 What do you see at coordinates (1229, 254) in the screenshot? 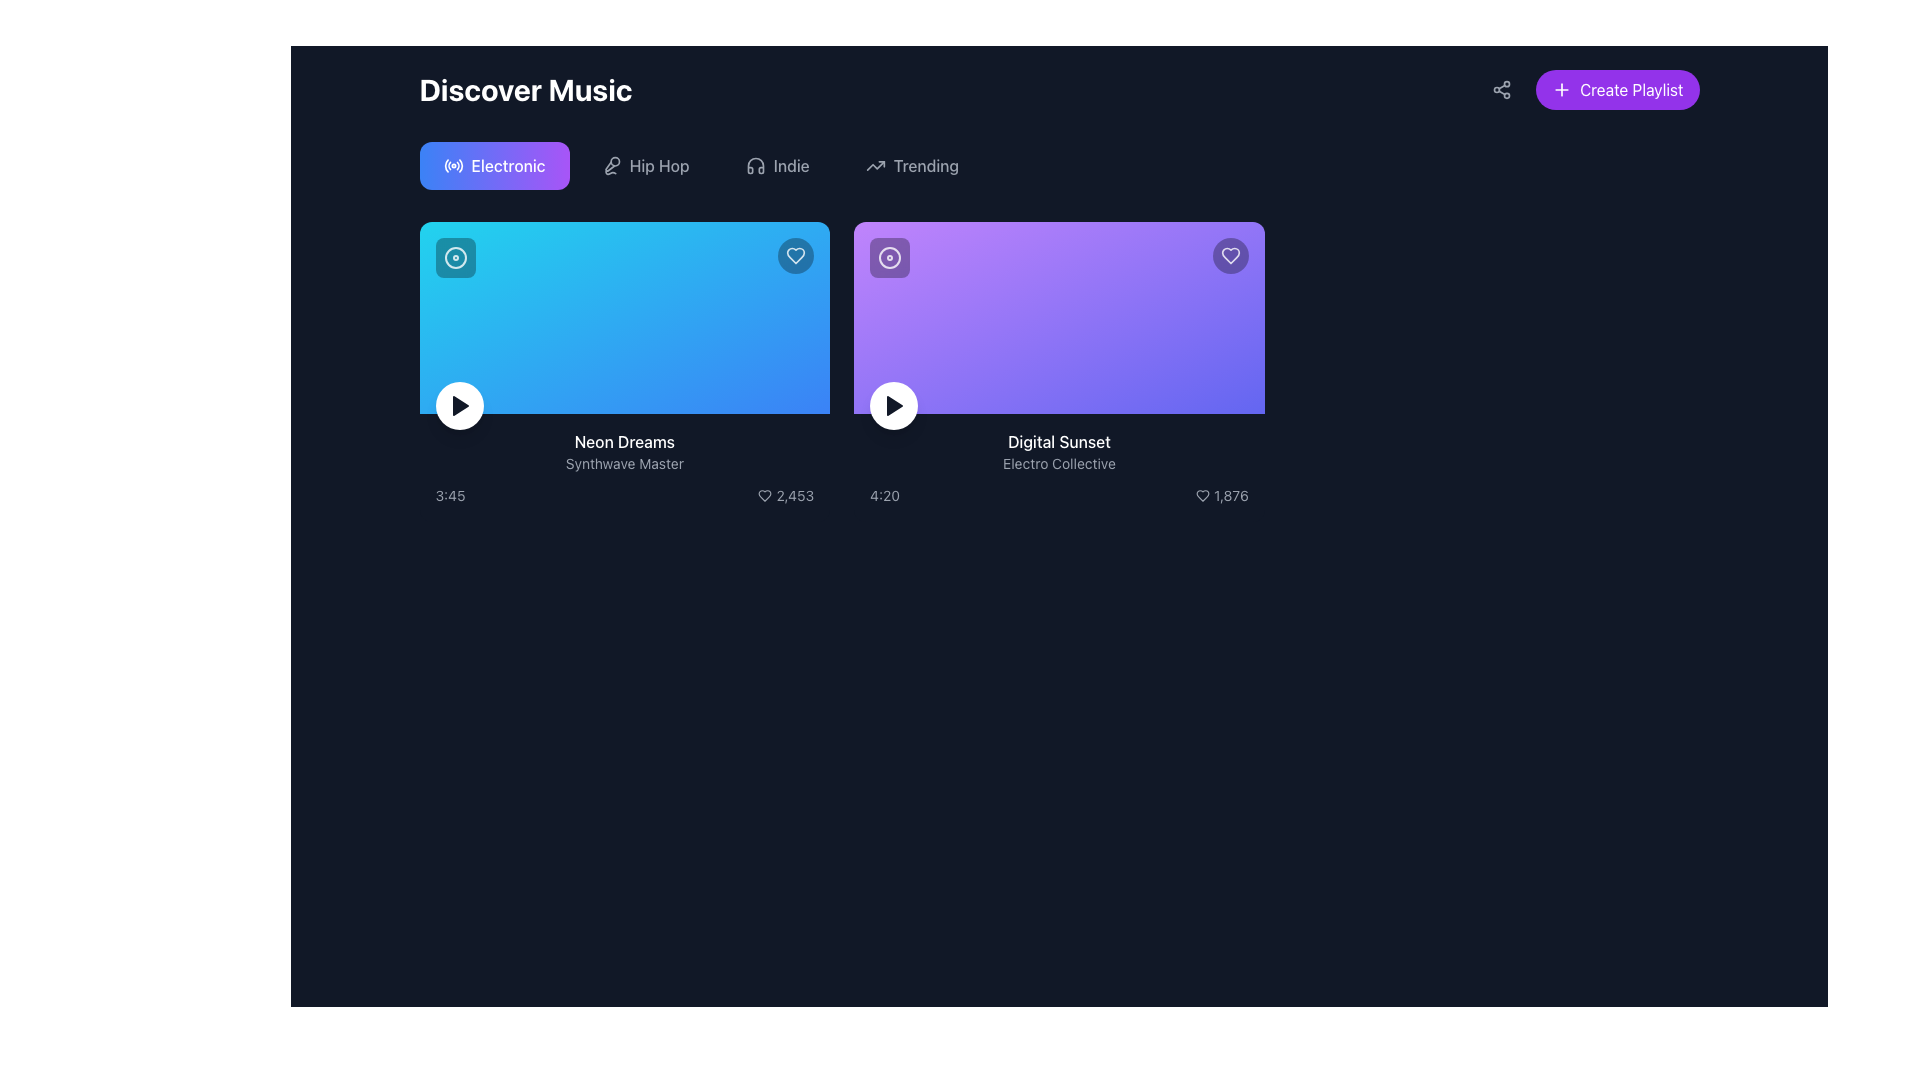
I see `the favorite button located in the top-right corner of the purple box labeled 'Digital Sunset' under the 'Trending' category to like or favorite the associated song` at bounding box center [1229, 254].